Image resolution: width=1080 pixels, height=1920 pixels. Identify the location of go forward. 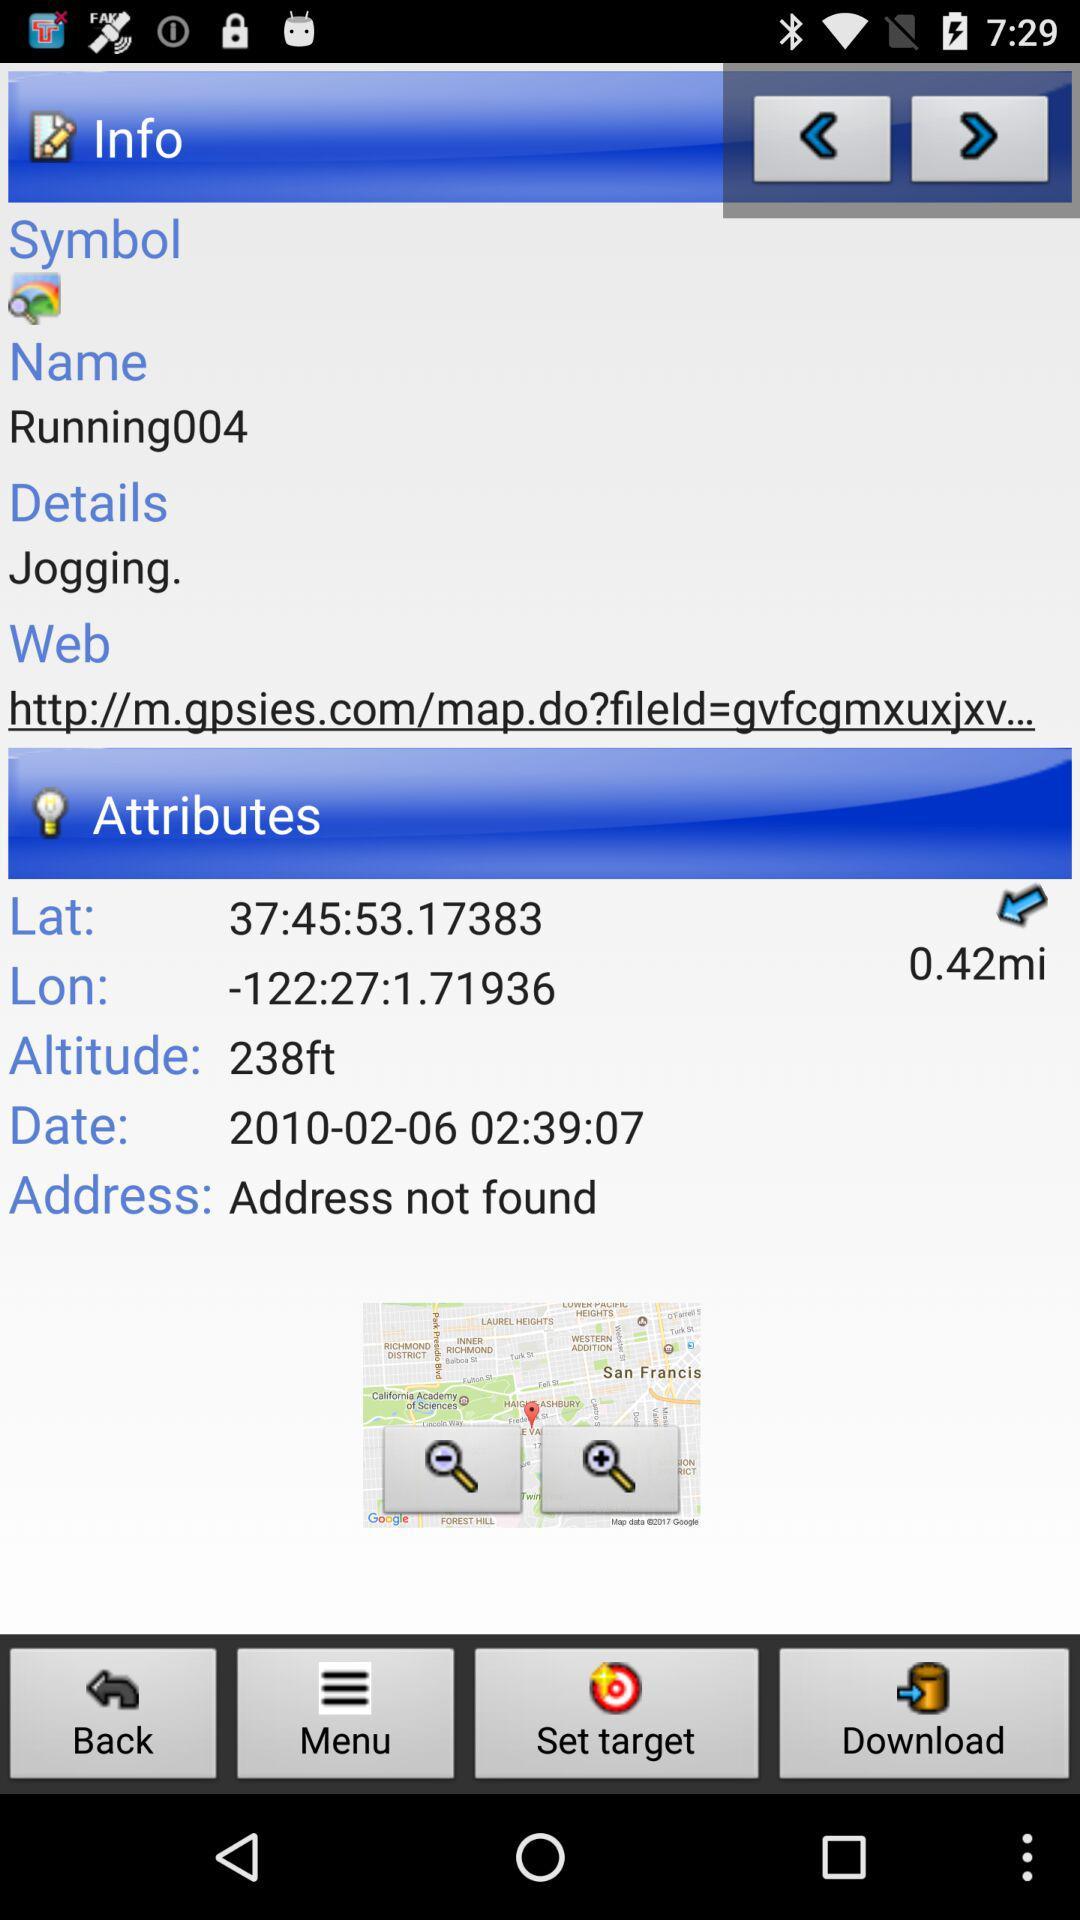
(979, 143).